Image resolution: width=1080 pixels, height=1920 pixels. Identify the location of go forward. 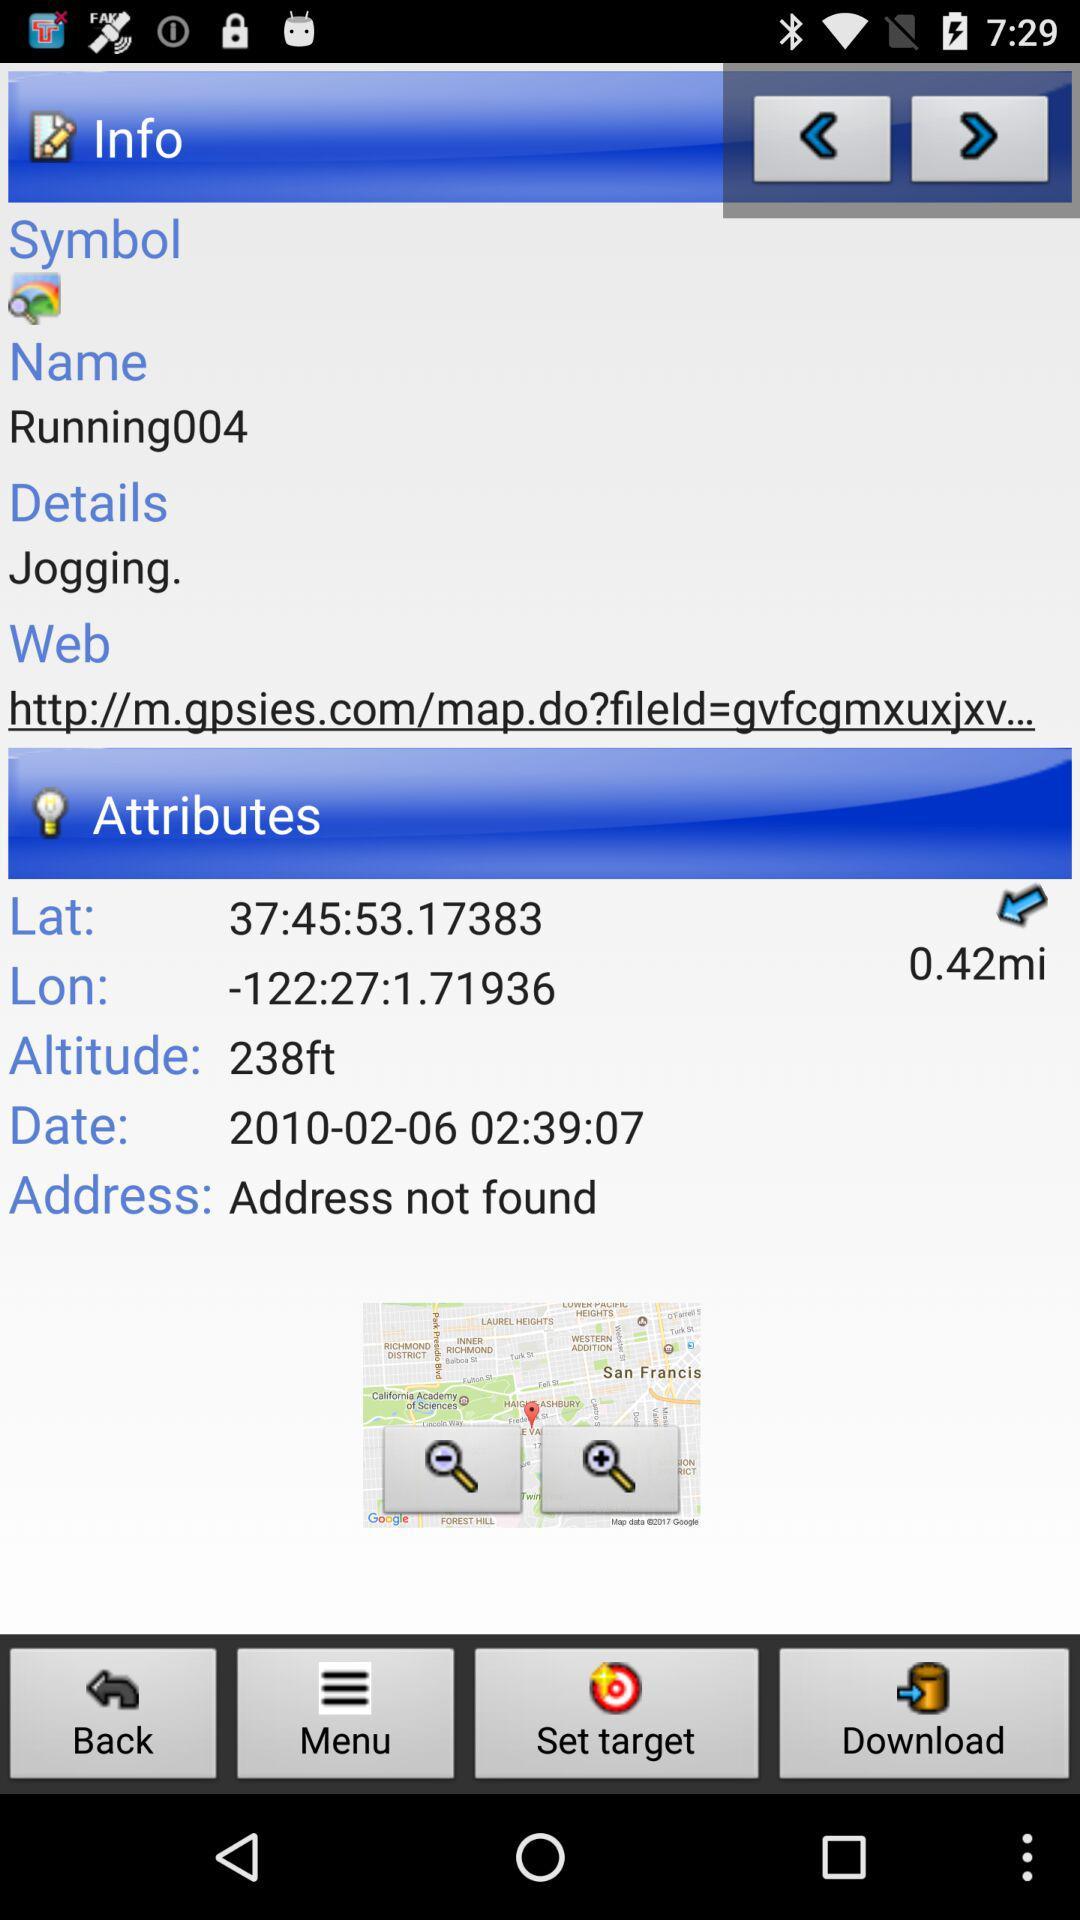
(979, 143).